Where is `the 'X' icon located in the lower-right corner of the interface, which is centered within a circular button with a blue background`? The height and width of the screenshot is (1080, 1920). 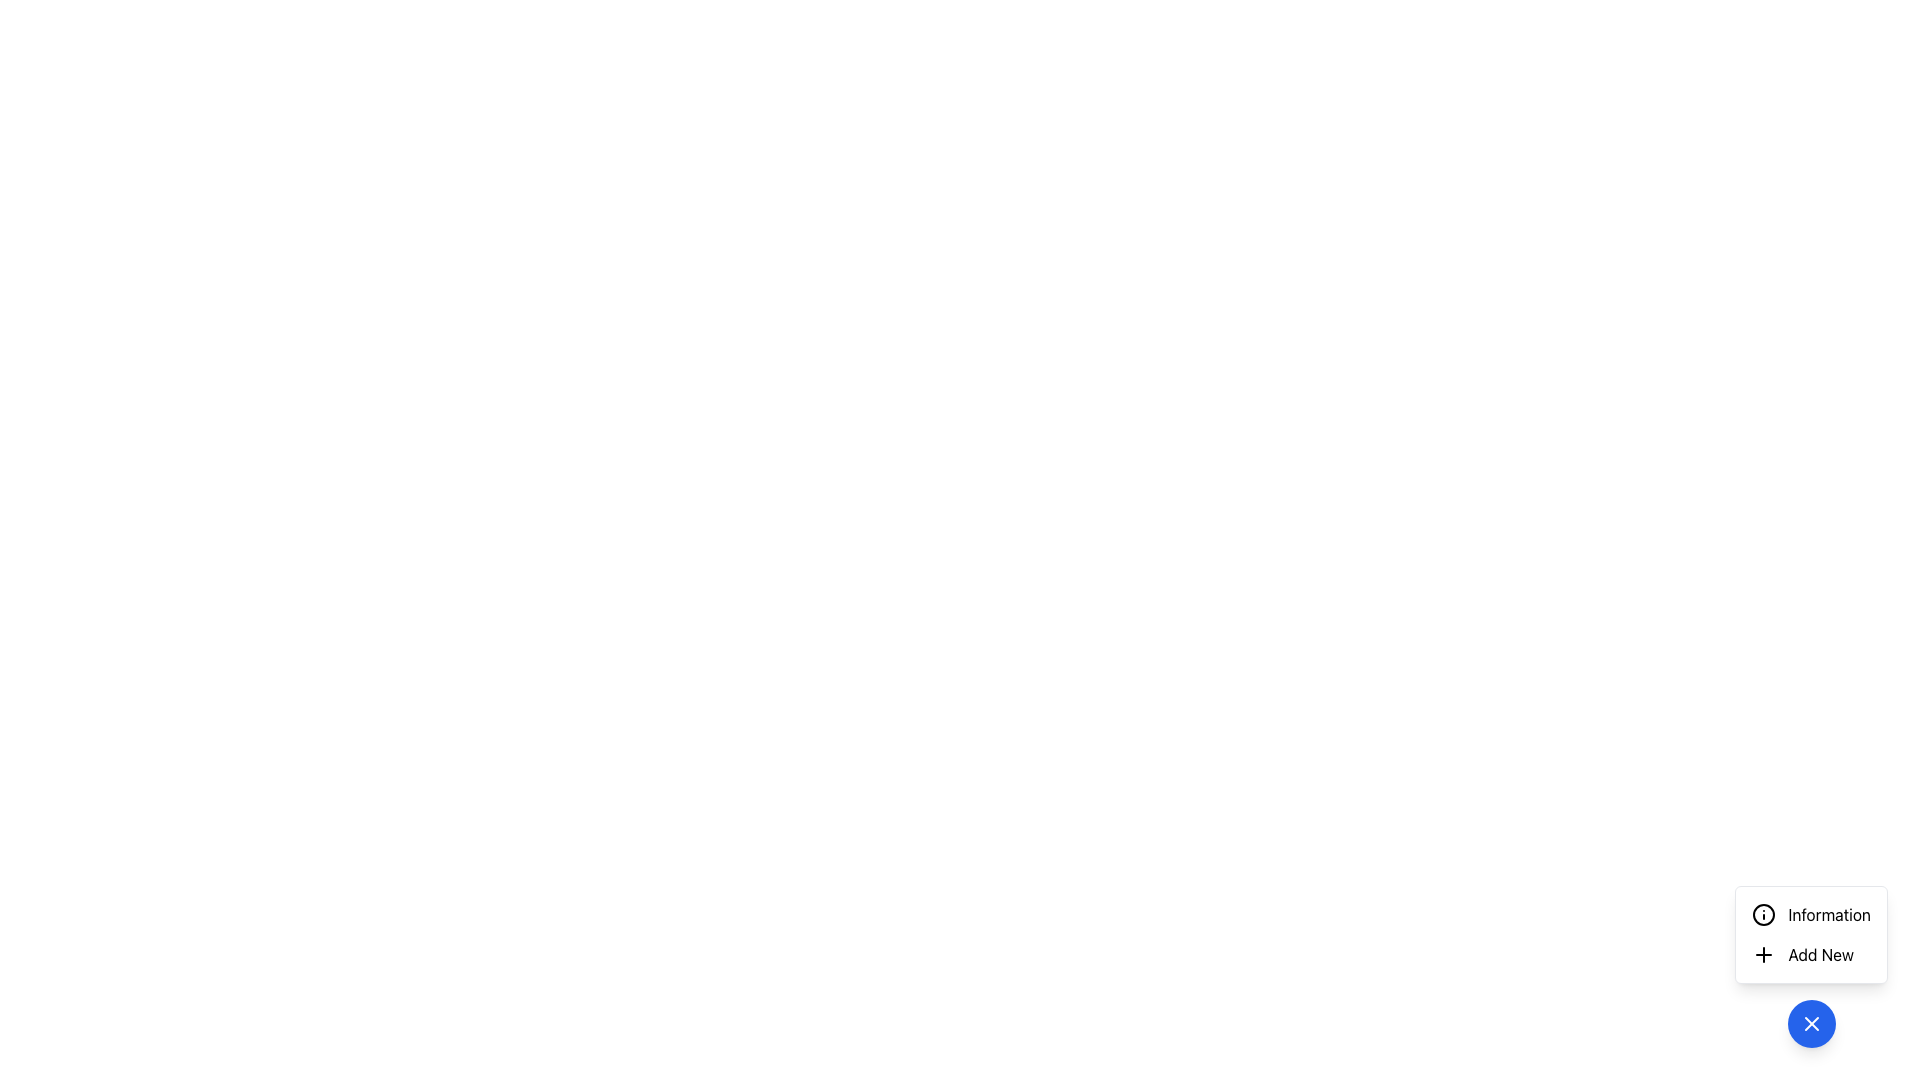
the 'X' icon located in the lower-right corner of the interface, which is centered within a circular button with a blue background is located at coordinates (1811, 1023).